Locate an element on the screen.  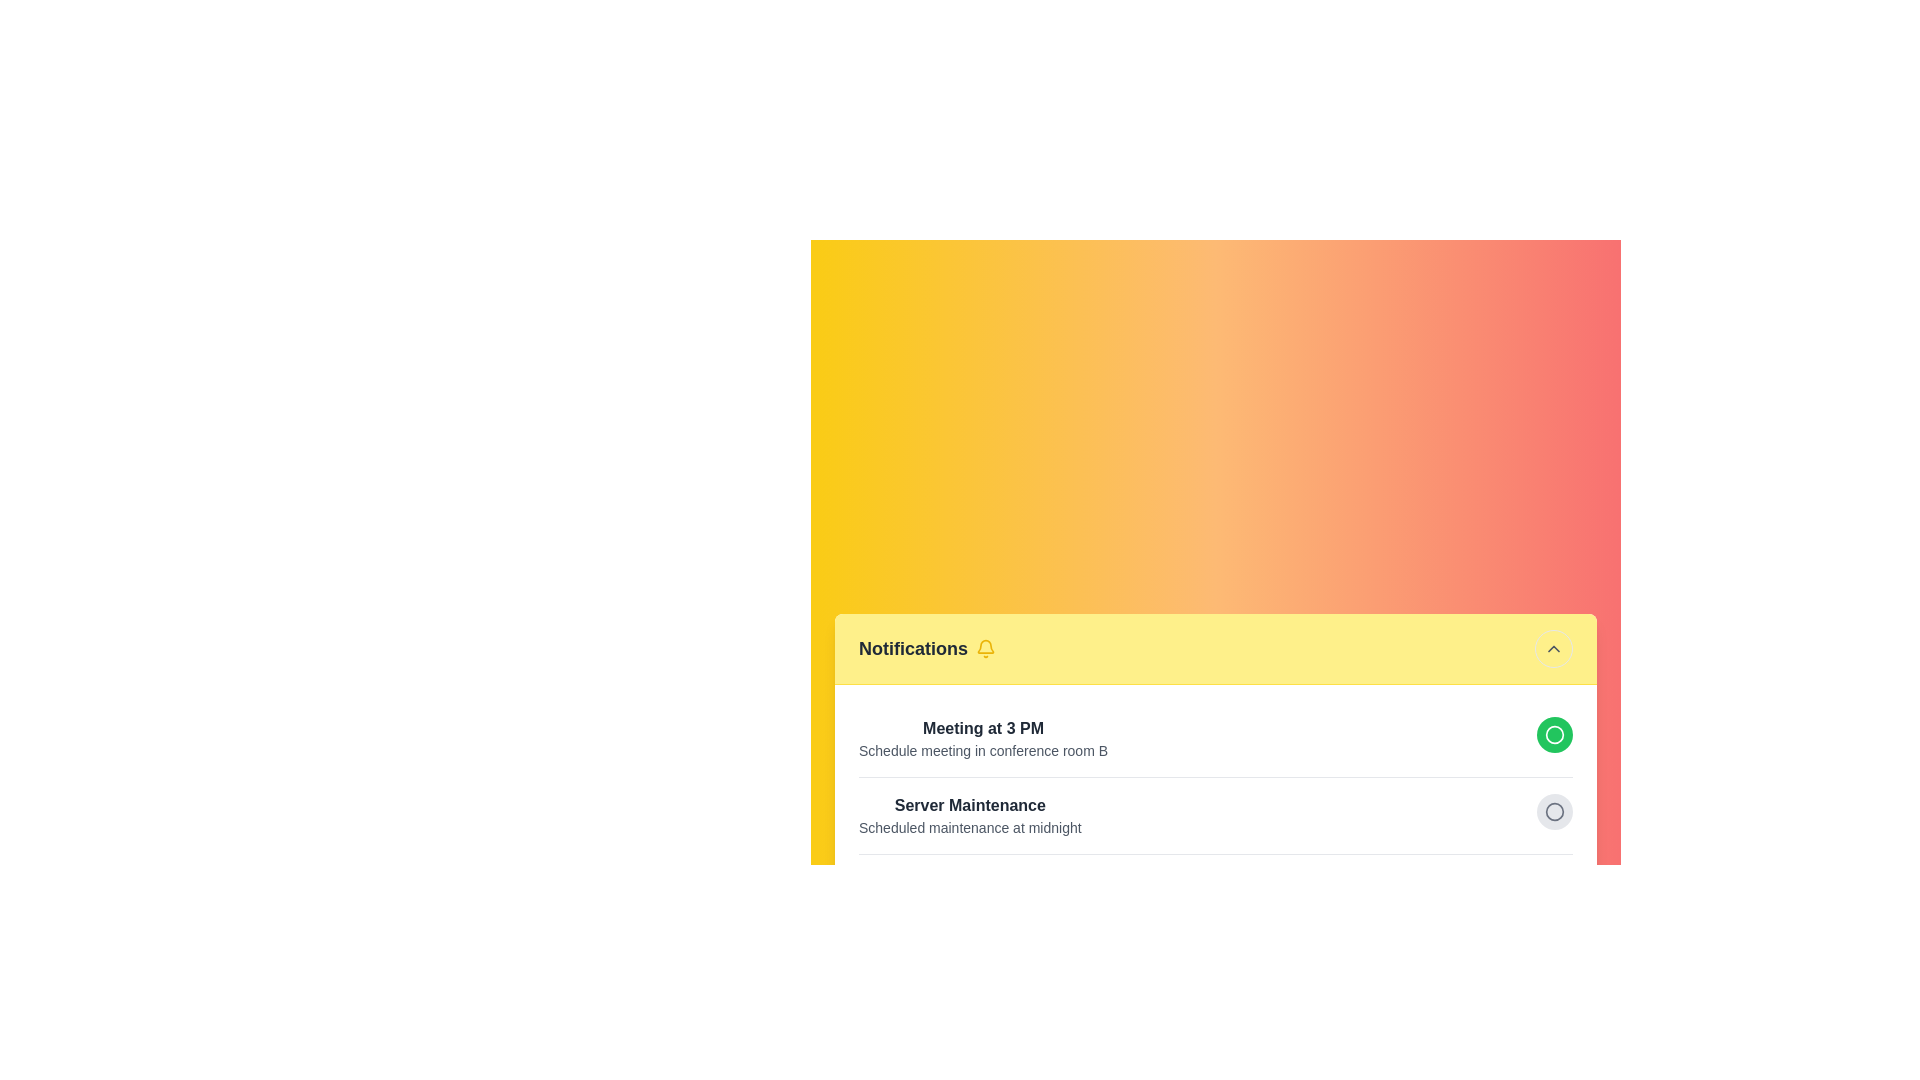
the 'Notifications' text label, which is prominently displayed in bold font on a yellow background in the header area is located at coordinates (912, 648).